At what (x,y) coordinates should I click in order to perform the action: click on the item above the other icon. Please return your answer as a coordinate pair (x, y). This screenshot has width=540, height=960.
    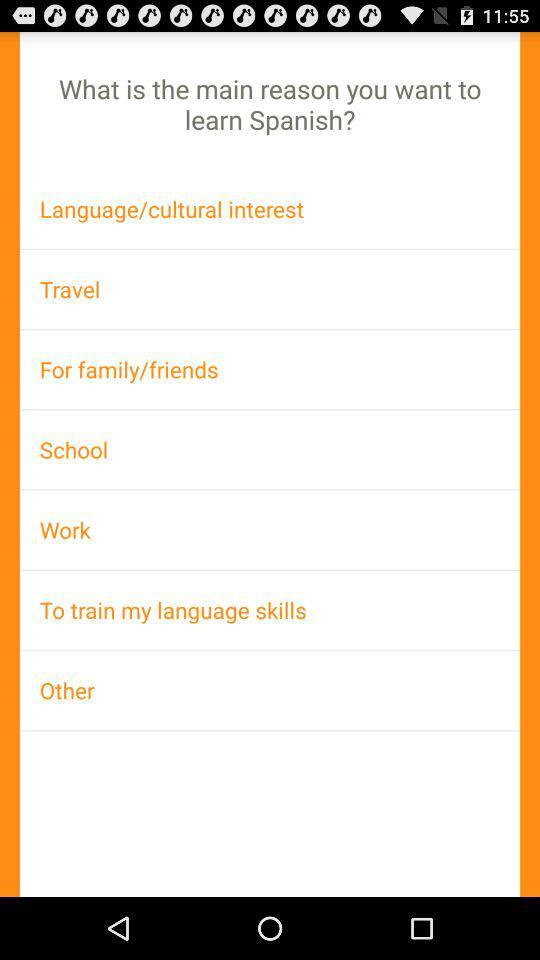
    Looking at the image, I should click on (270, 609).